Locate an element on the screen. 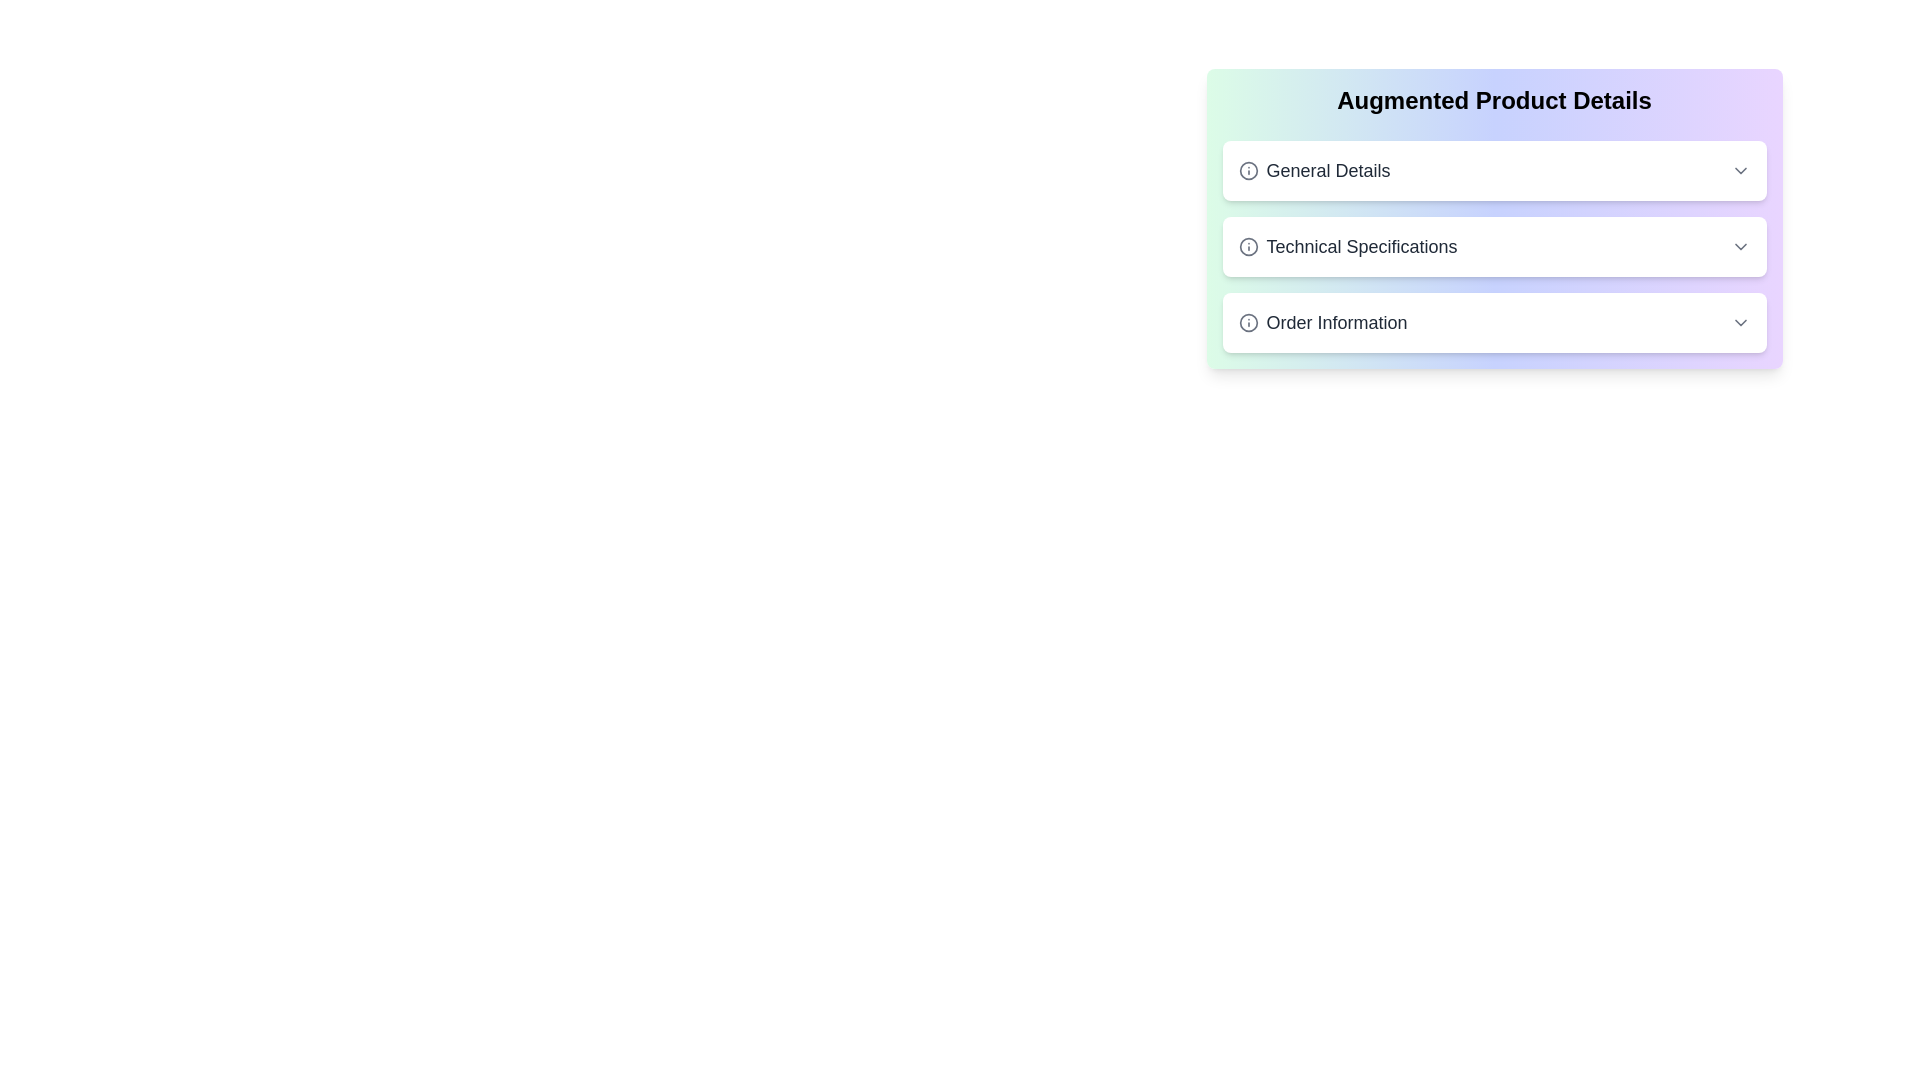  the 'Technical Specifications' Text label which serves as a section title and may toggle additional details is located at coordinates (1348, 245).